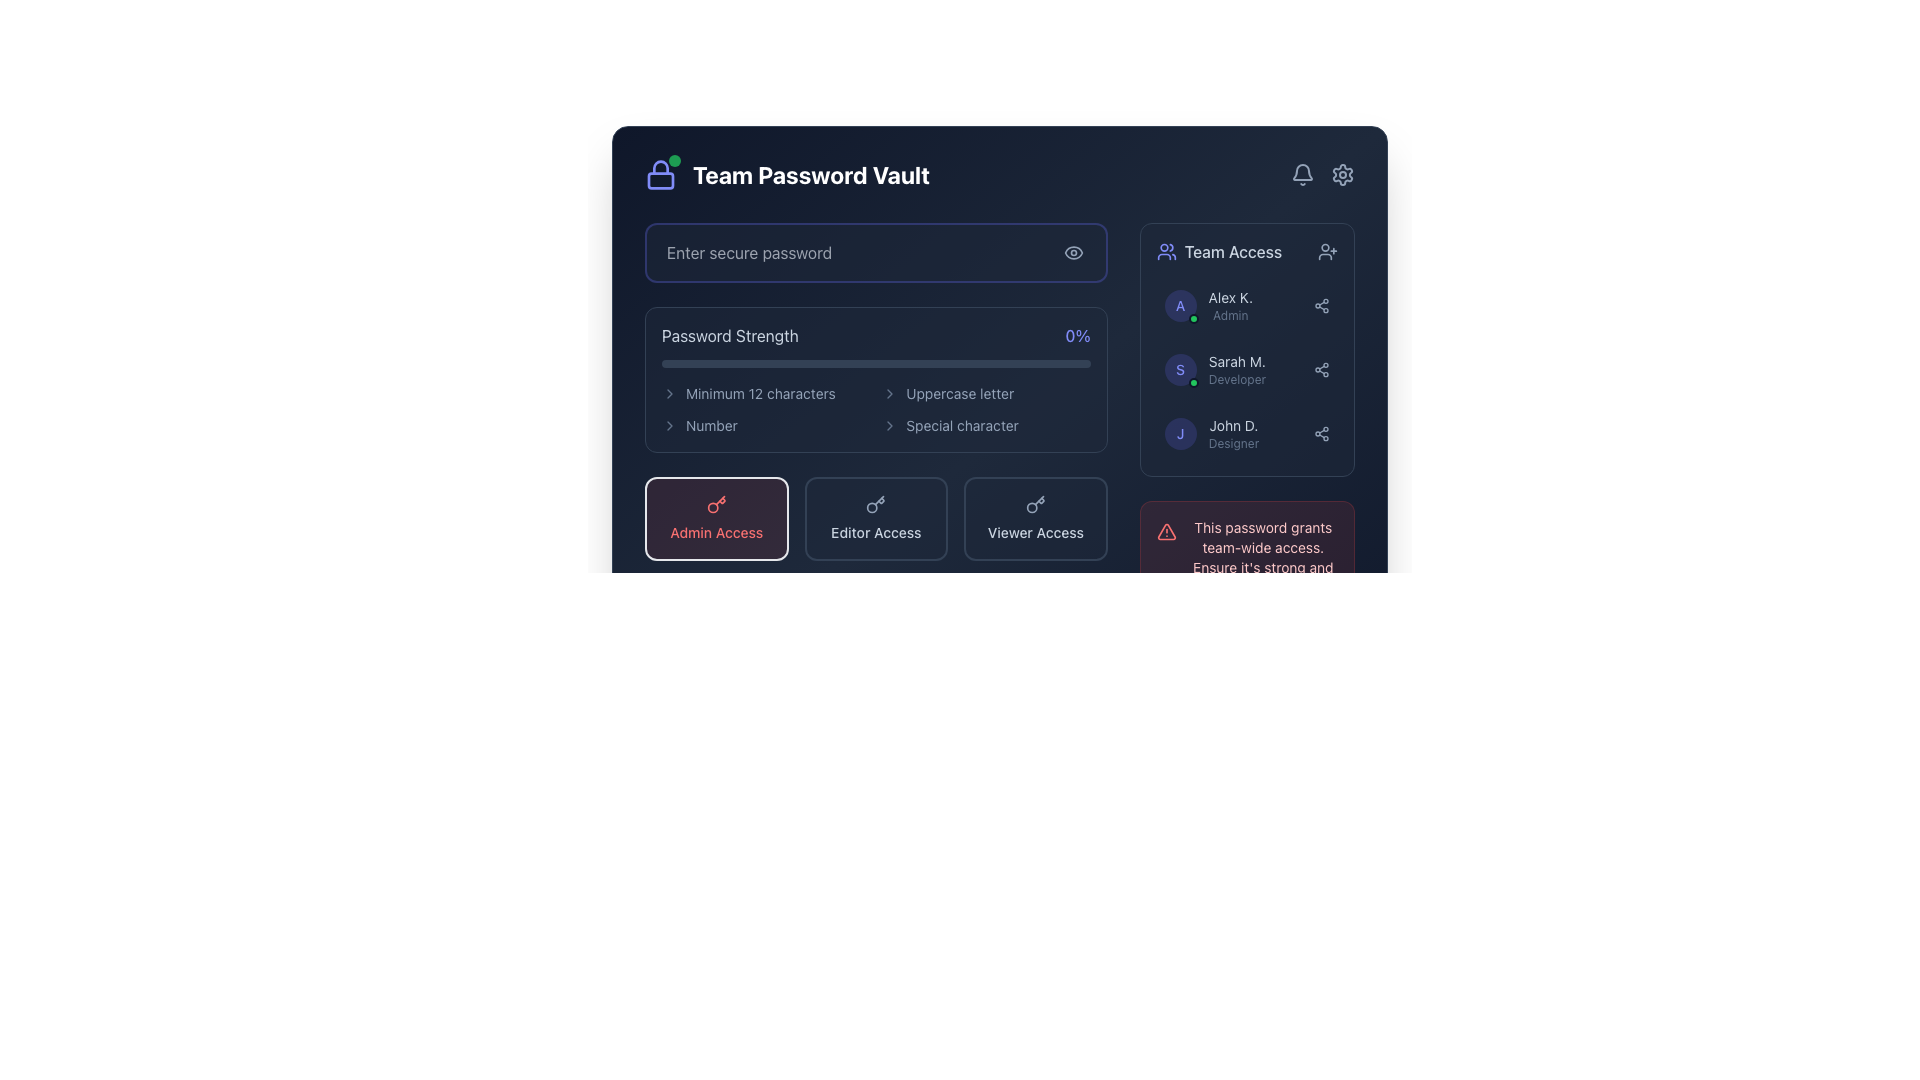 The image size is (1920, 1080). I want to click on the share icon located in the 'Team Access' panel, positioned to the right of 'Alex K.', so click(1321, 305).